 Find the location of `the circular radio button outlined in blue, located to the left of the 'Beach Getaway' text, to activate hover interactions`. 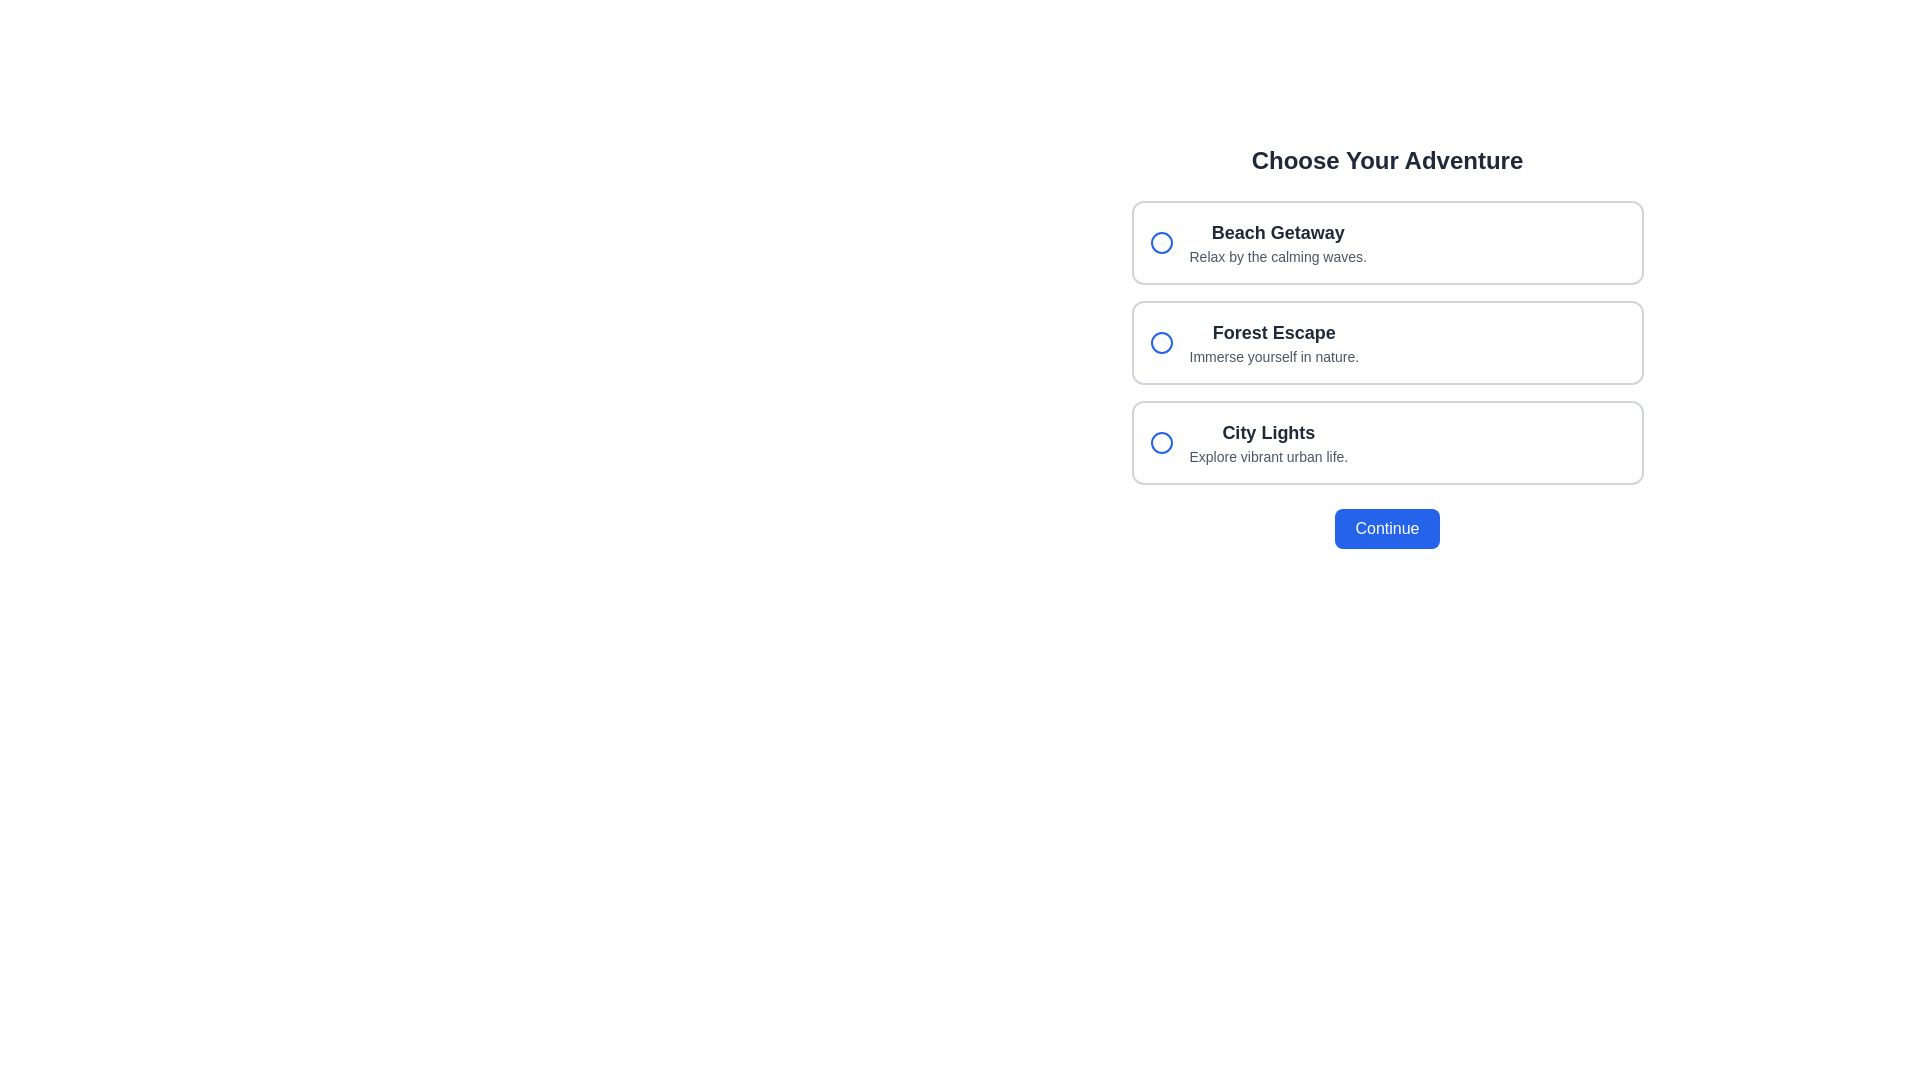

the circular radio button outlined in blue, located to the left of the 'Beach Getaway' text, to activate hover interactions is located at coordinates (1161, 242).